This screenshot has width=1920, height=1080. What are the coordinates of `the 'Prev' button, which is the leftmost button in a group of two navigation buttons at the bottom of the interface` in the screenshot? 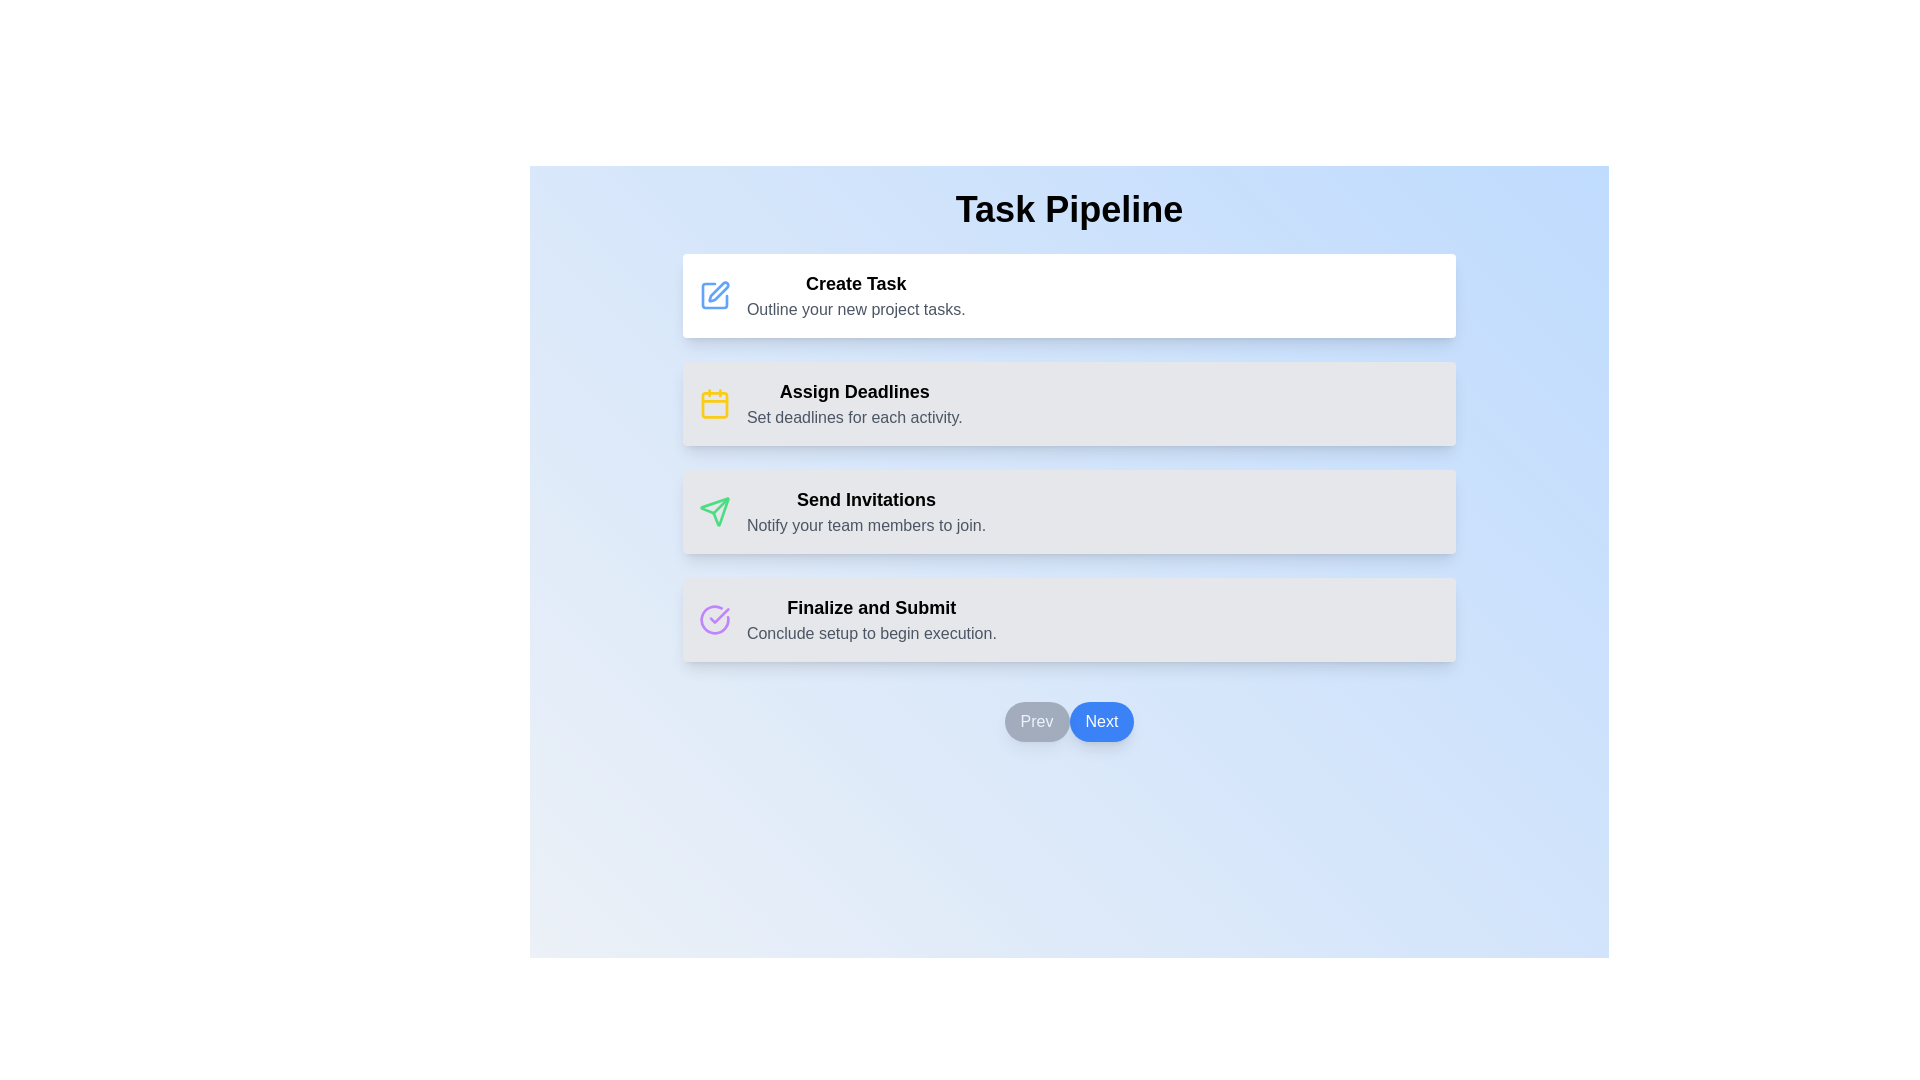 It's located at (1036, 721).